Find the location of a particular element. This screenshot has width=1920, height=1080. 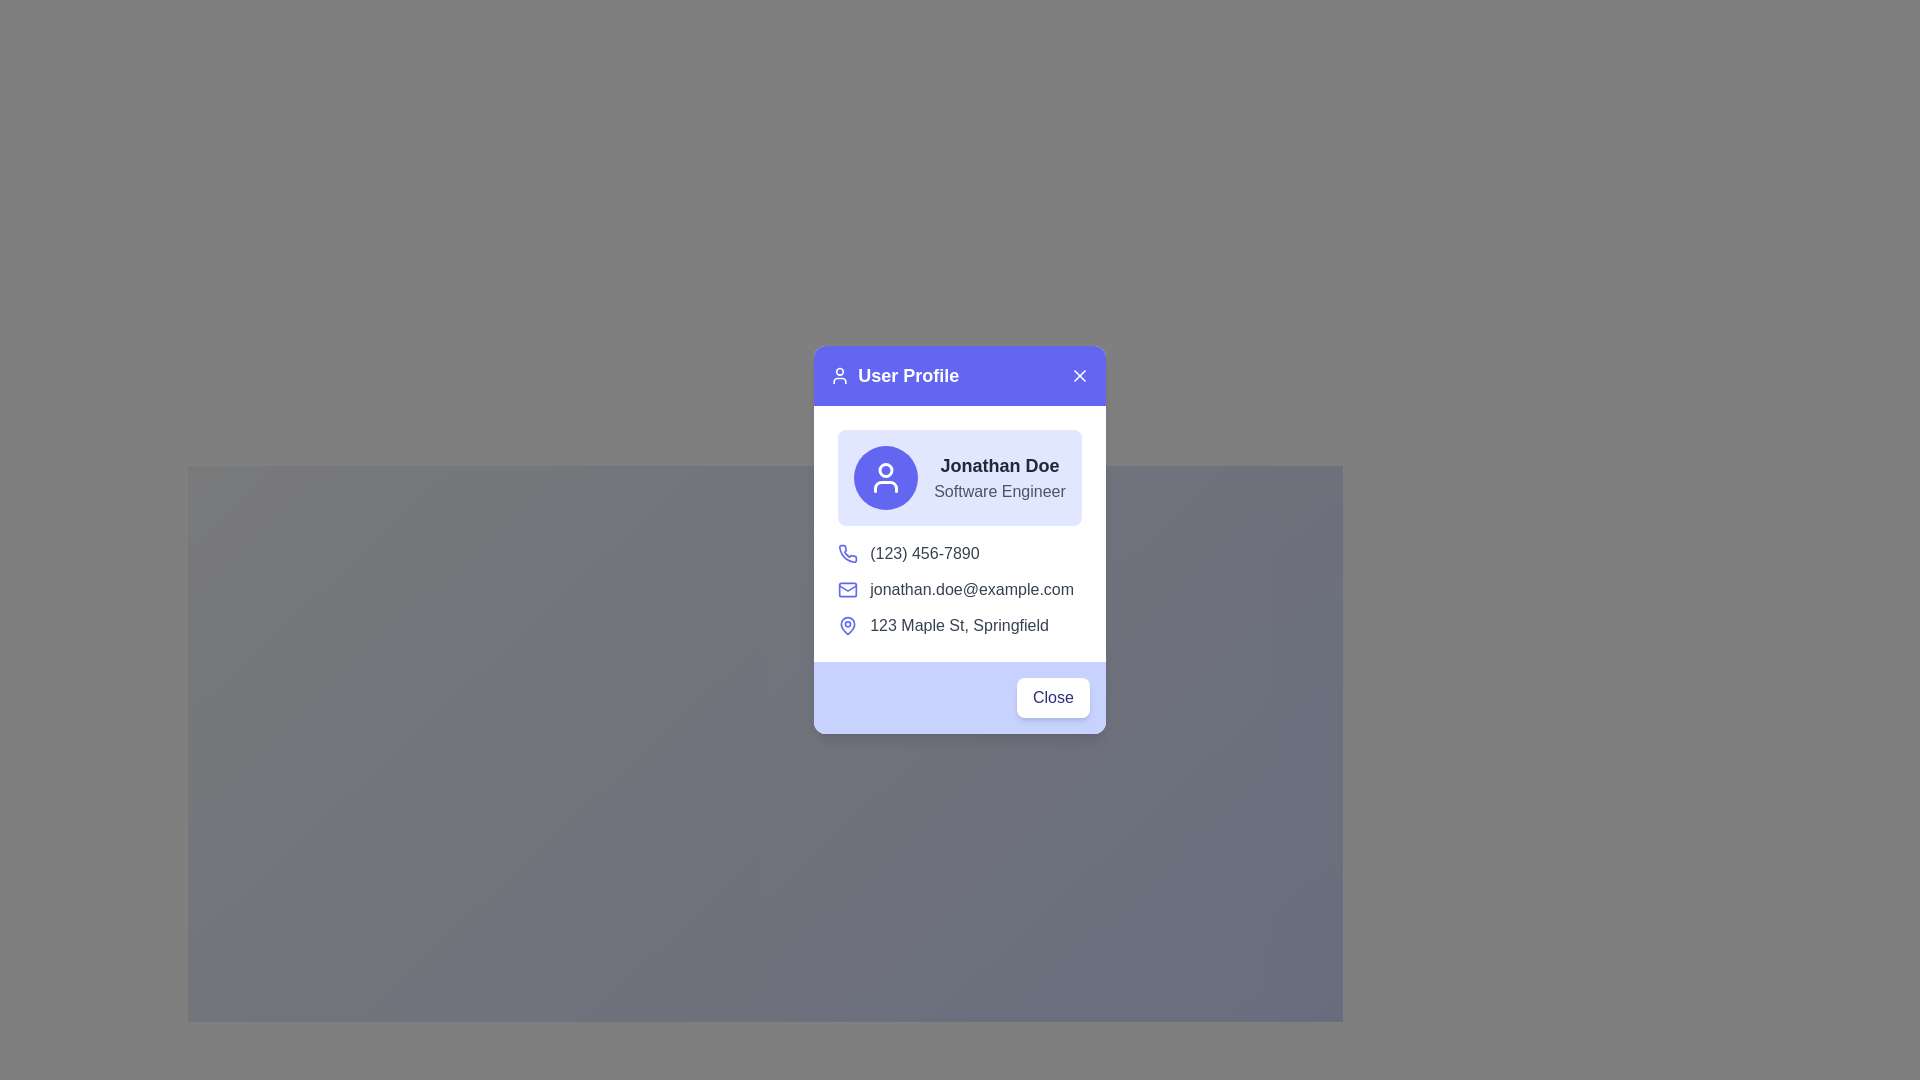

the indigo pin icon representing a location, located at the bottom left of the dialog box within the profile card is located at coordinates (848, 624).